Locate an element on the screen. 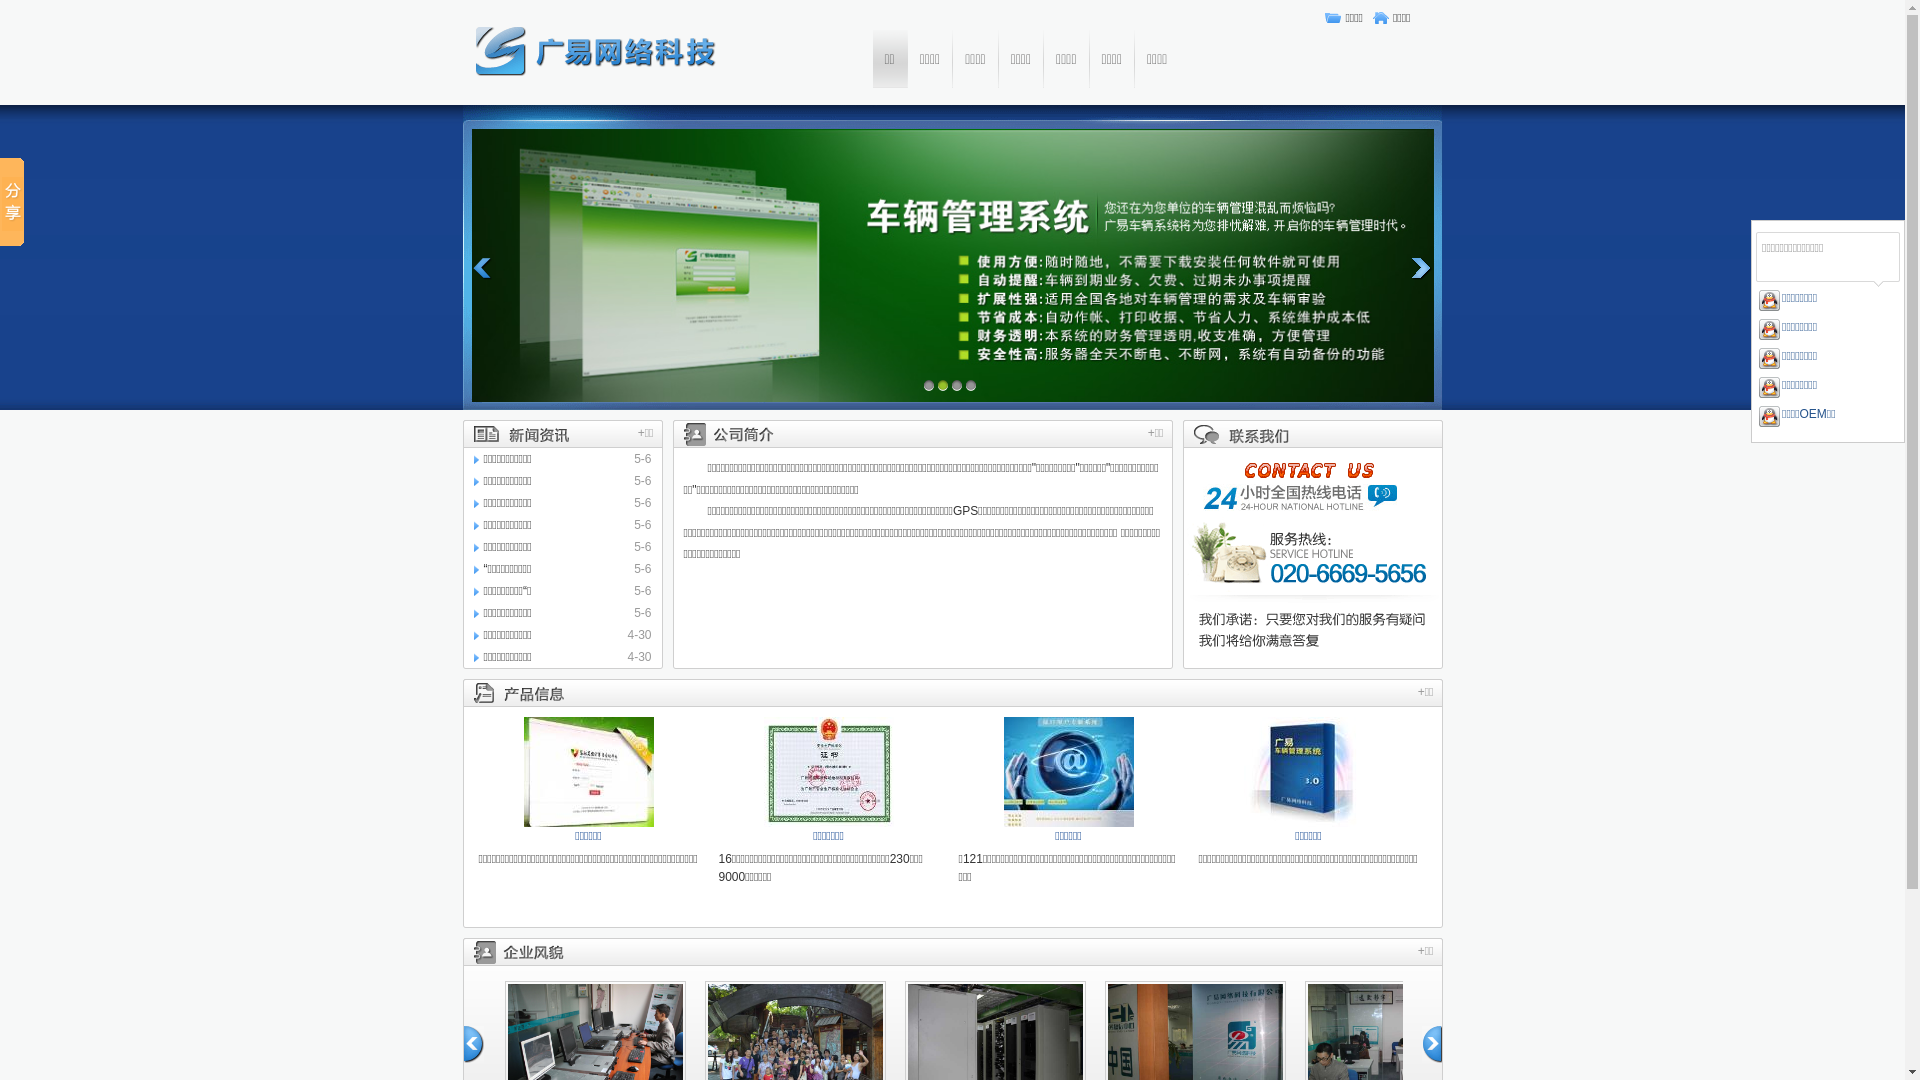 Image resolution: width=1920 pixels, height=1080 pixels. '1' is located at coordinates (926, 385).